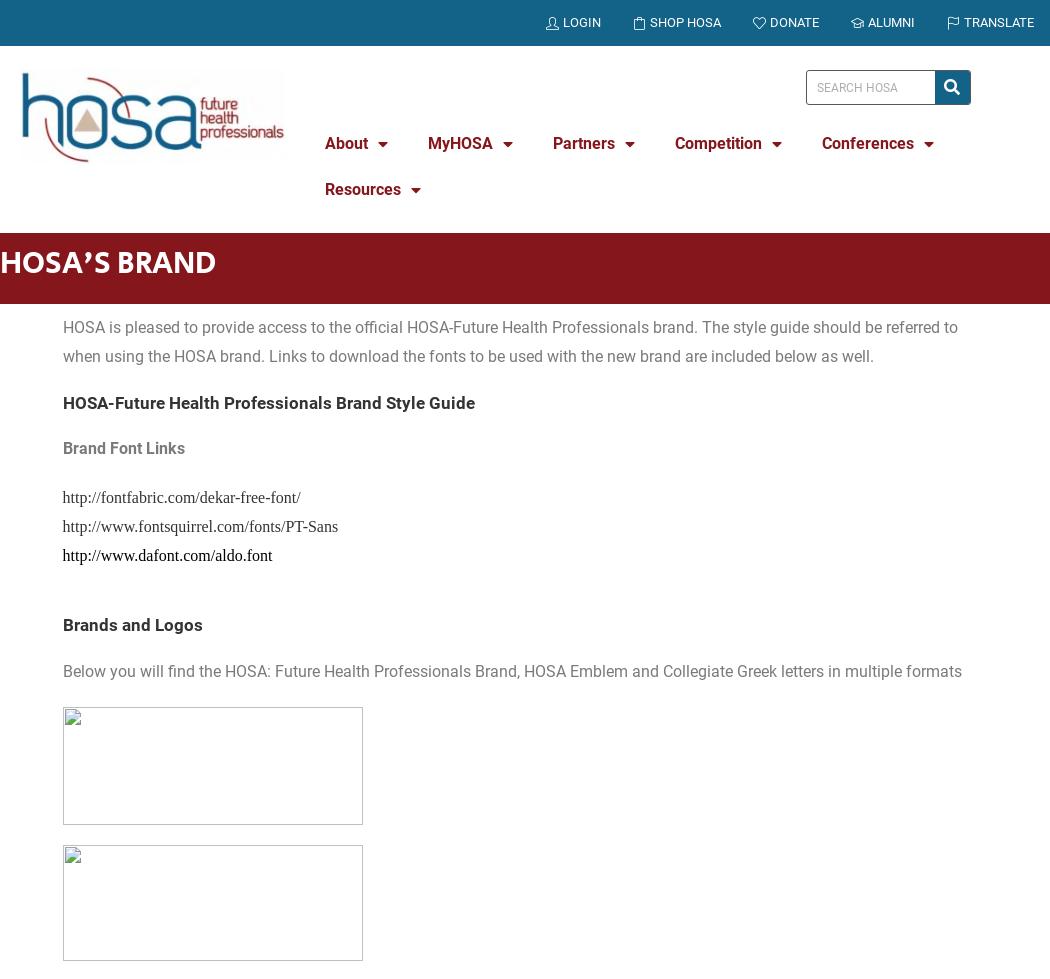 The image size is (1050, 979). I want to click on 'Below you will find the HOSA: Future Health Professionals Brand, HOSA Emblem and Collegiate Greek letters in multiple formats', so click(510, 670).